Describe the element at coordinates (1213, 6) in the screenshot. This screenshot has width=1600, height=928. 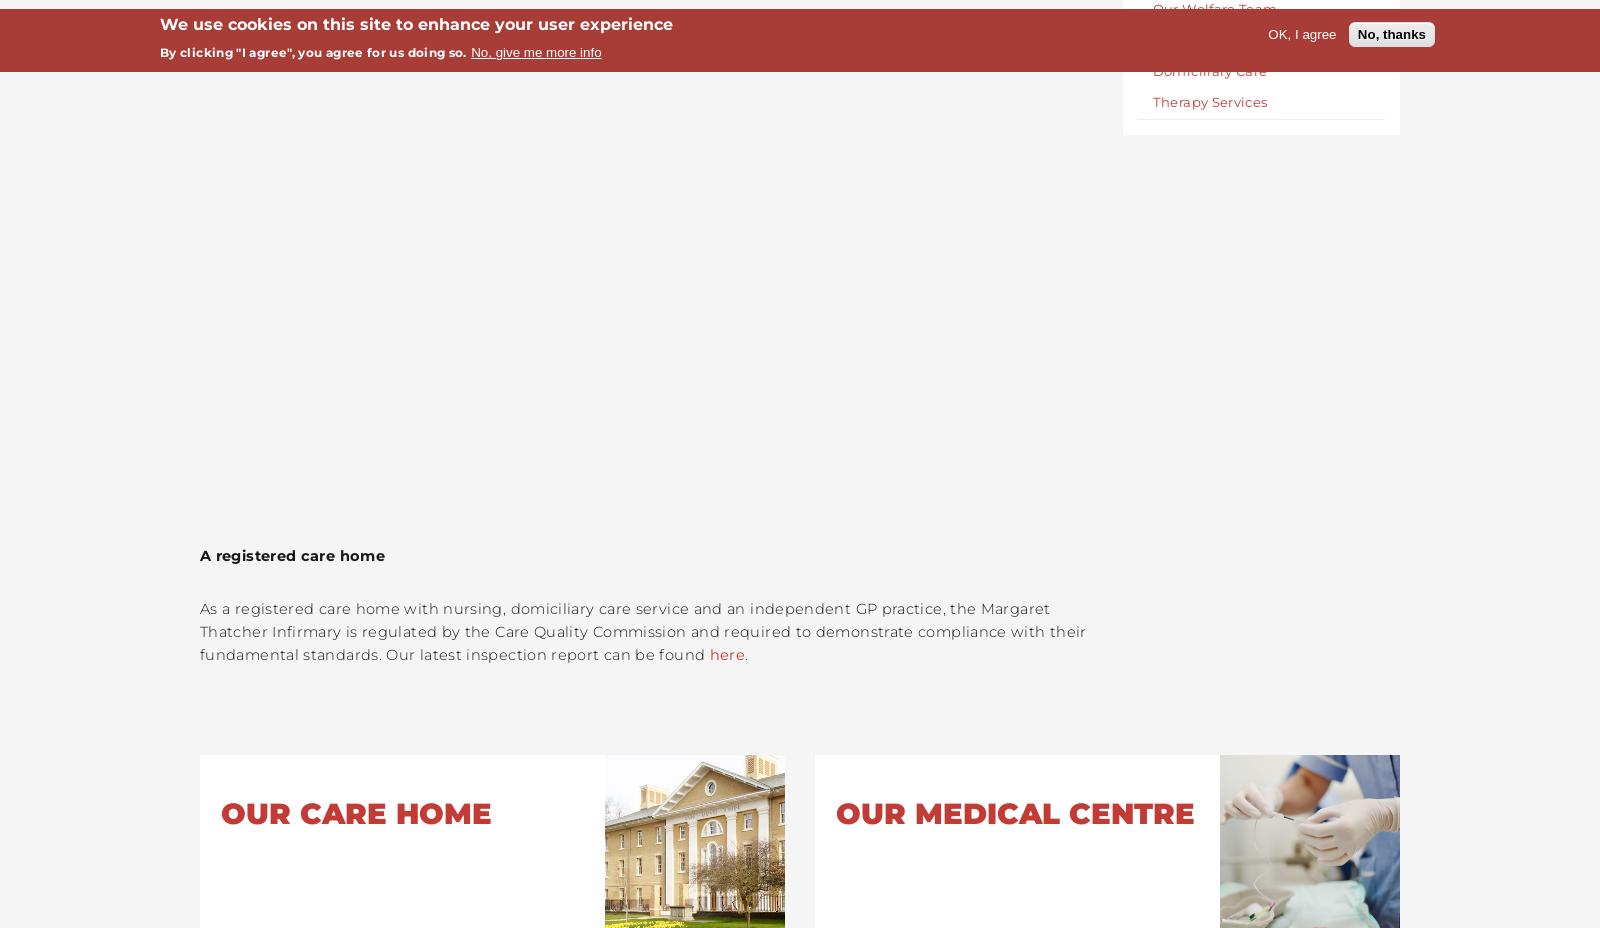
I see `'Our Welfare Team'` at that location.